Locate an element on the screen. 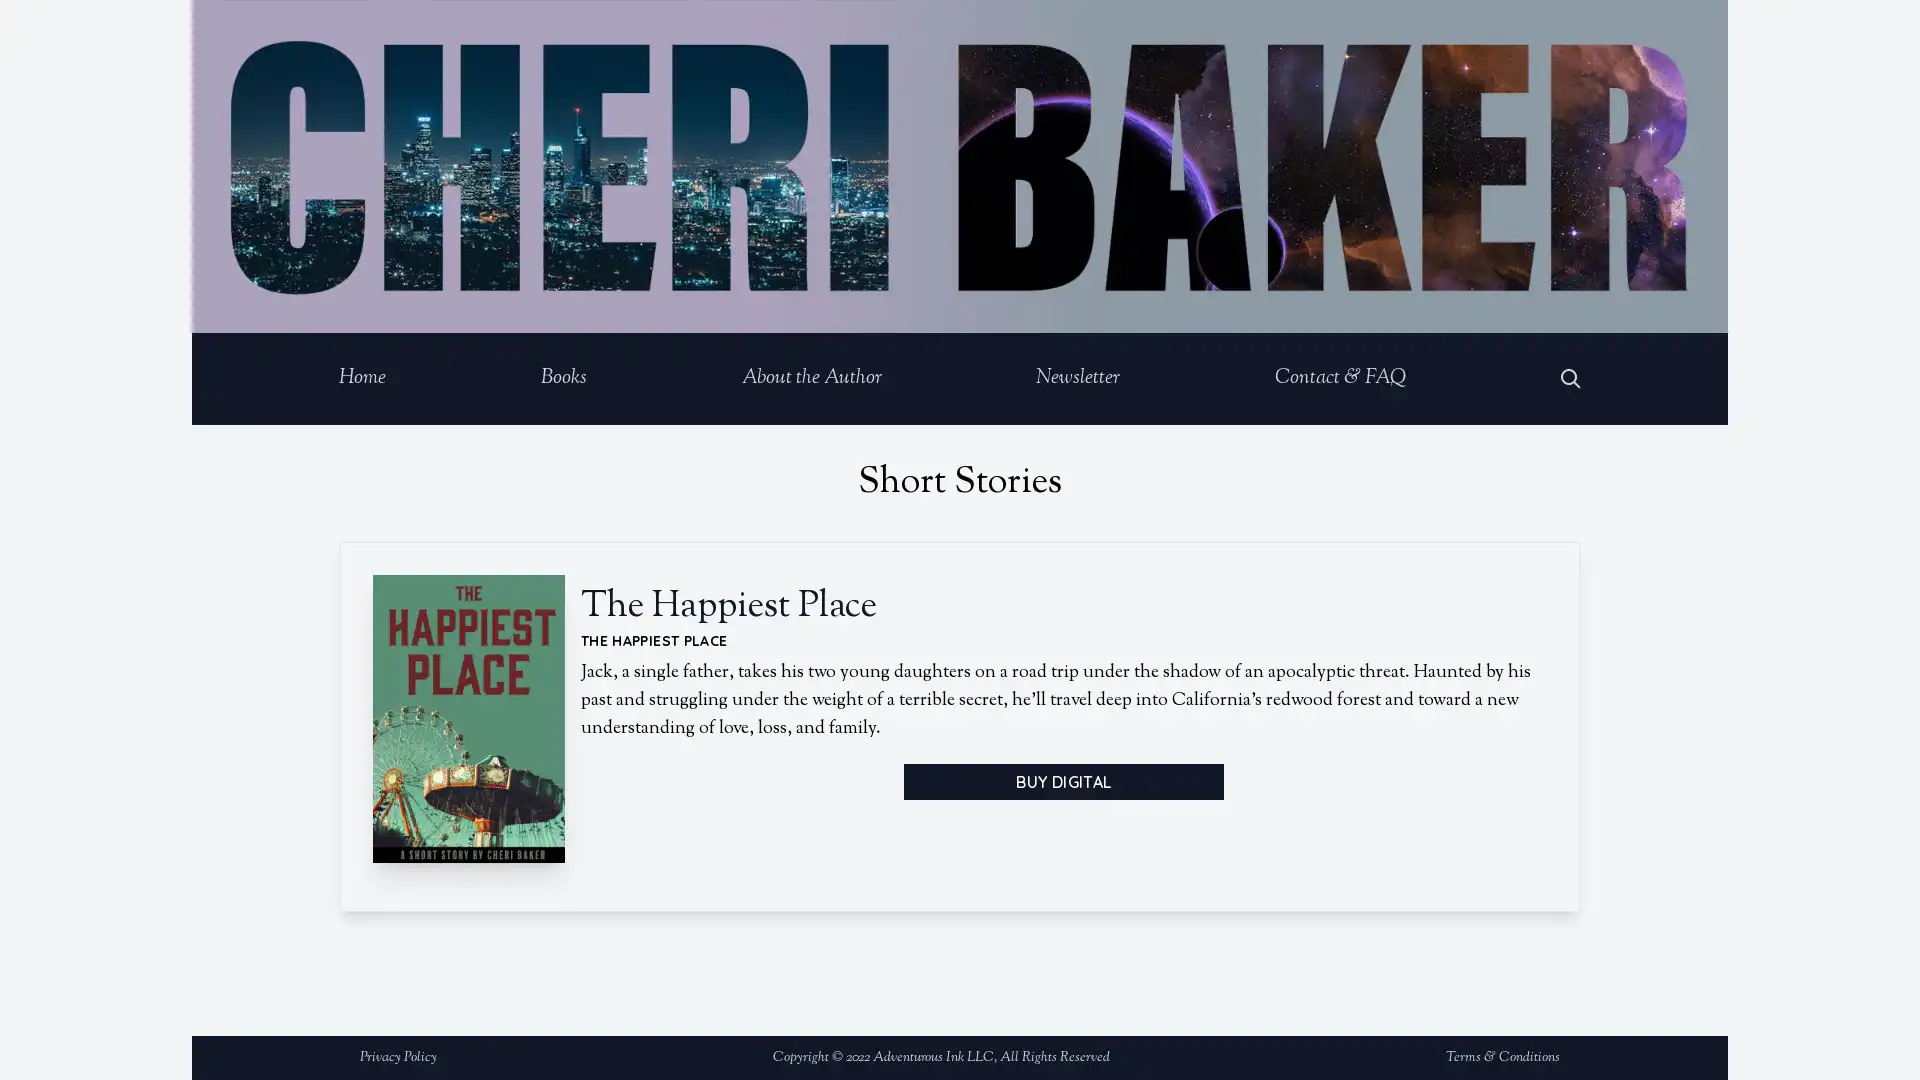 This screenshot has width=1920, height=1080. BUY DIGITAL is located at coordinates (1062, 779).